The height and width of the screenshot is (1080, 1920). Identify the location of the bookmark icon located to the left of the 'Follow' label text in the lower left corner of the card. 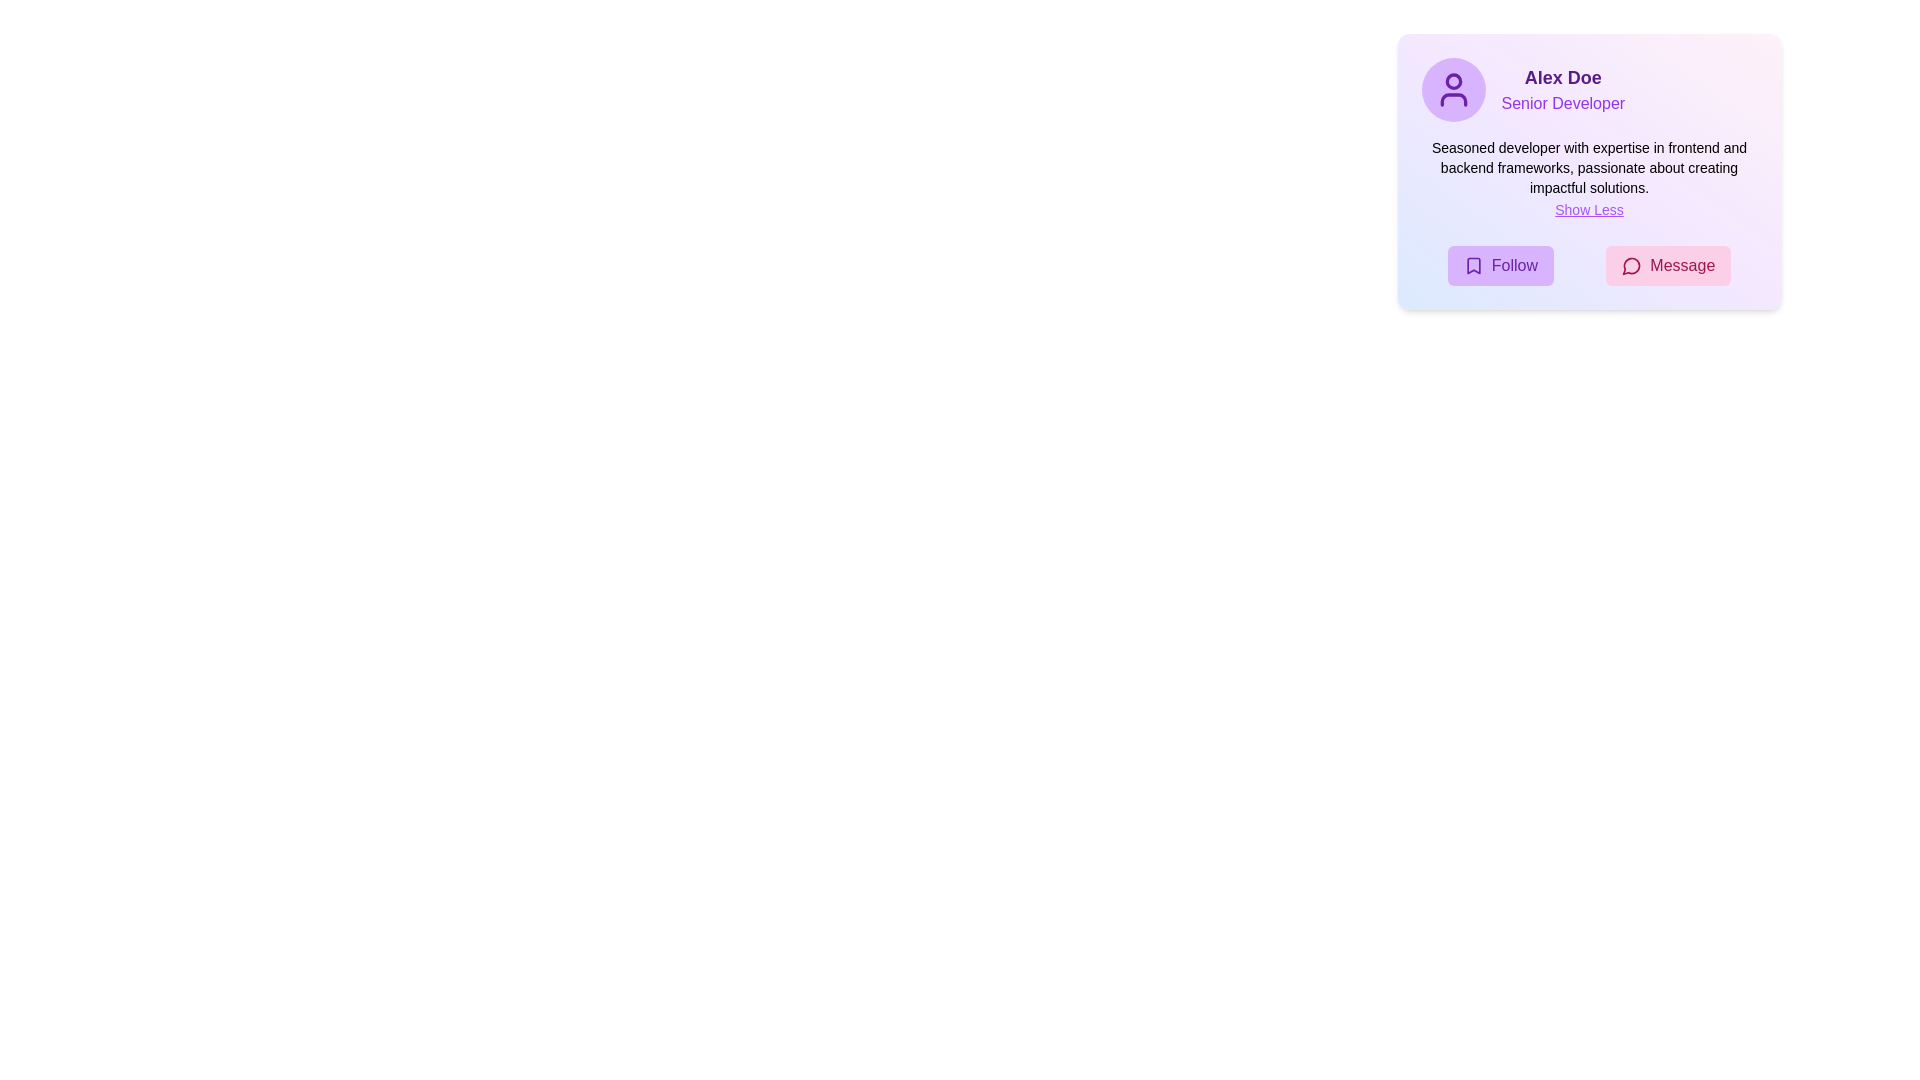
(1473, 265).